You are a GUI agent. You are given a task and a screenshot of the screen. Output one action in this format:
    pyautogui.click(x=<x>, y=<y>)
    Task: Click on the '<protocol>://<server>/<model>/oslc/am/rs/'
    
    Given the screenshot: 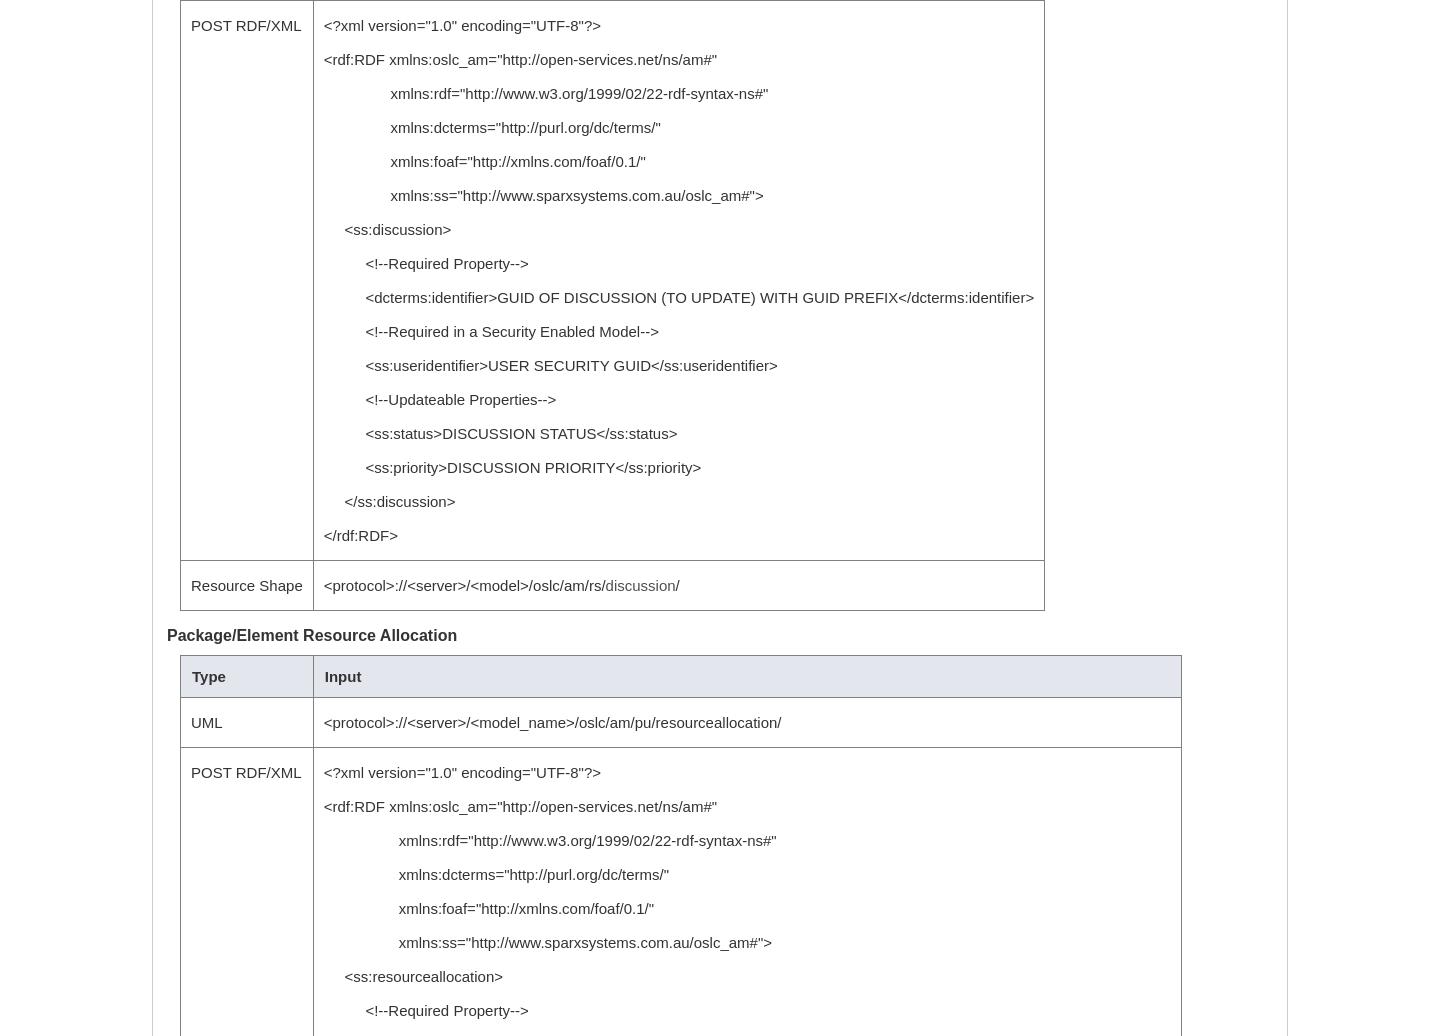 What is the action you would take?
    pyautogui.click(x=463, y=585)
    